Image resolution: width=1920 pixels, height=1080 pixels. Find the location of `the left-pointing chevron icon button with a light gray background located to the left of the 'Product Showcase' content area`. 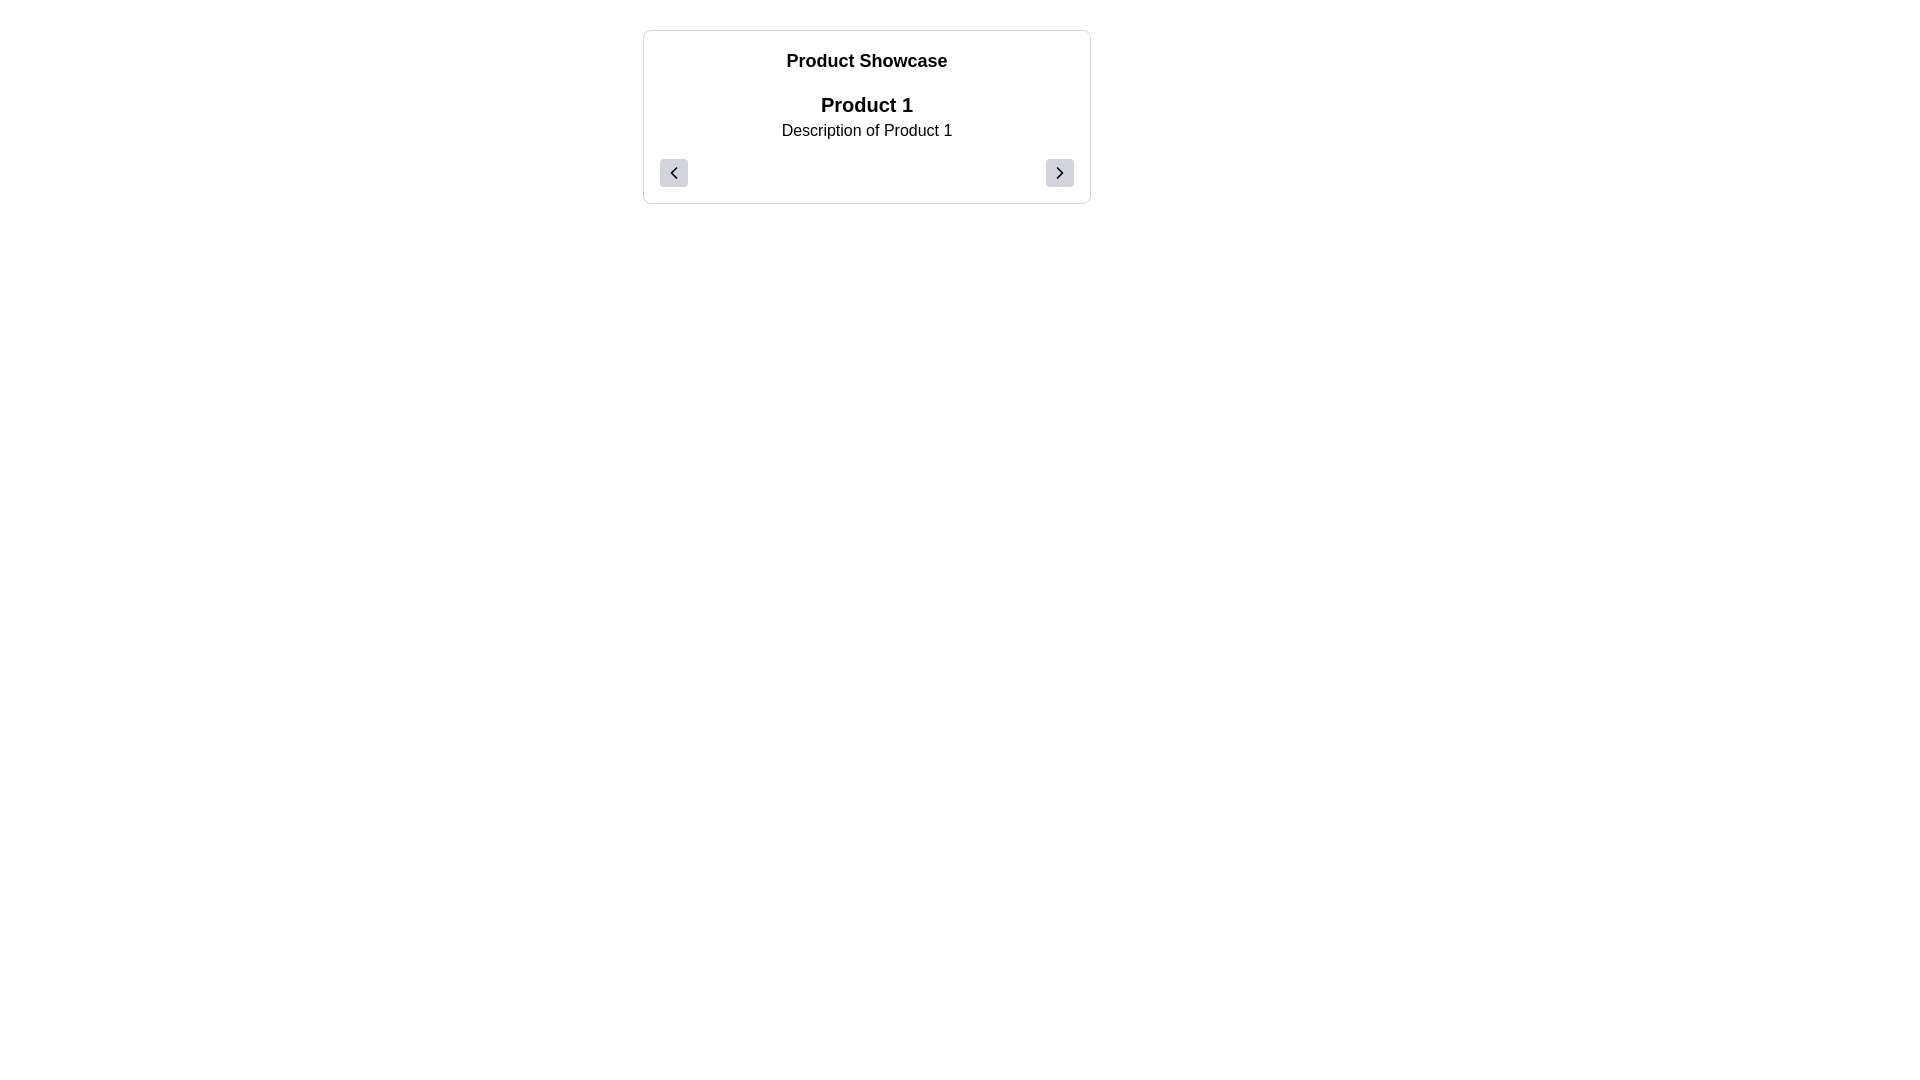

the left-pointing chevron icon button with a light gray background located to the left of the 'Product Showcase' content area is located at coordinates (673, 172).